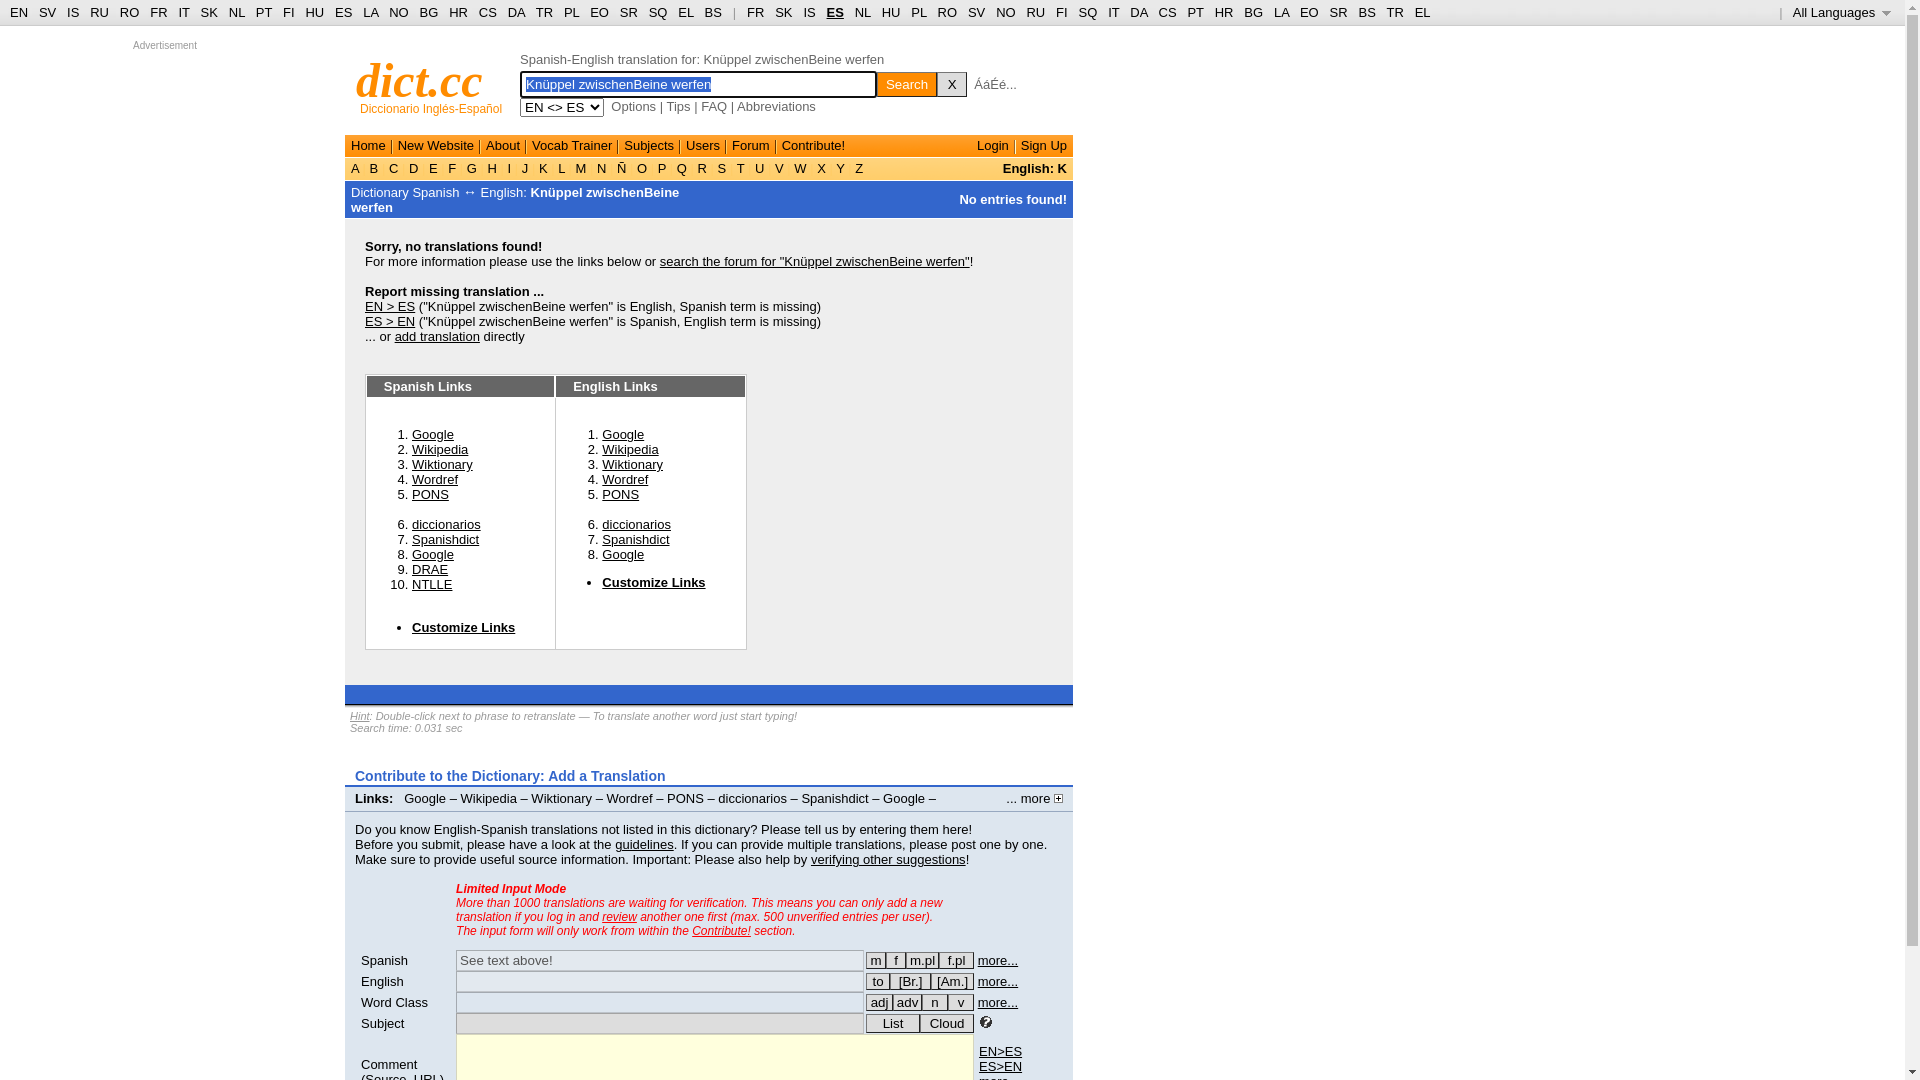 The height and width of the screenshot is (1080, 1920). Describe the element at coordinates (622, 433) in the screenshot. I see `'Google'` at that location.